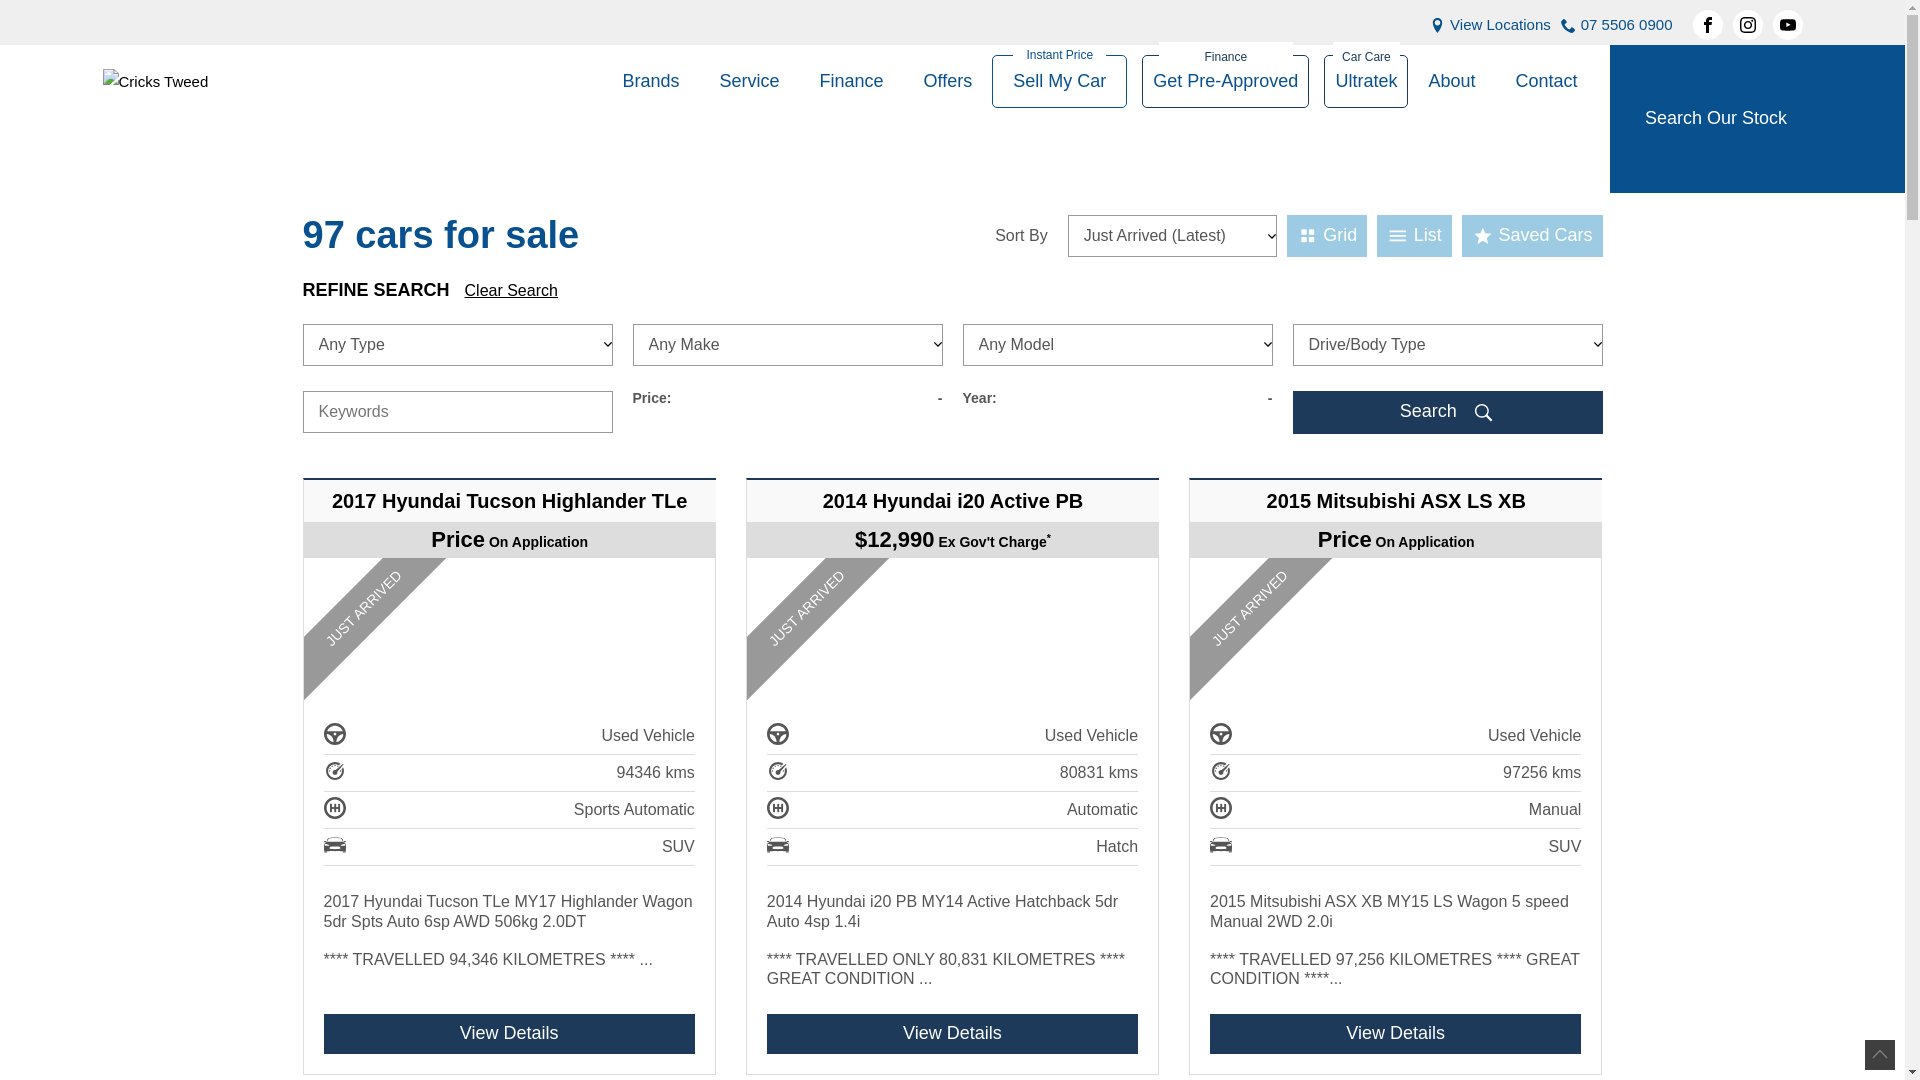 The image size is (1920, 1080). I want to click on 'About', so click(1406, 80).